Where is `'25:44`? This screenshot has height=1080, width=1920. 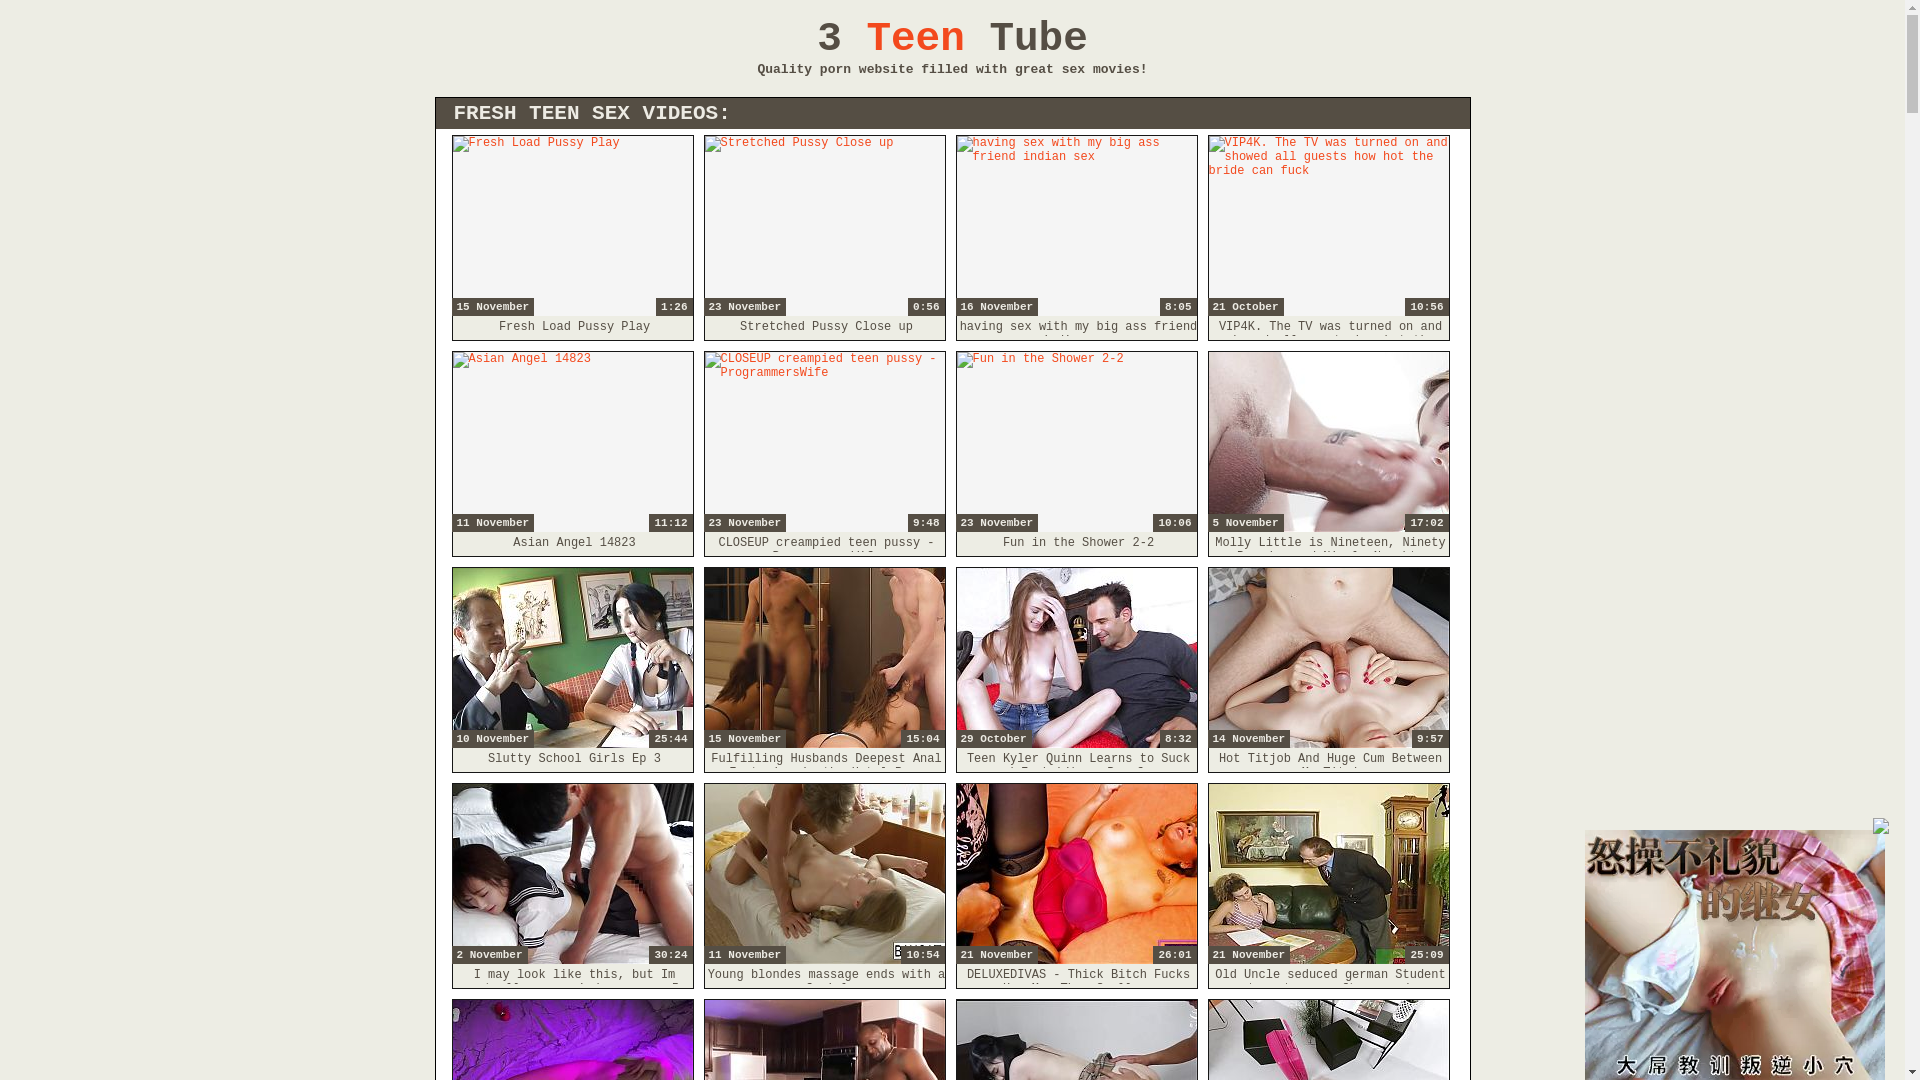
'25:44 is located at coordinates (570, 658).